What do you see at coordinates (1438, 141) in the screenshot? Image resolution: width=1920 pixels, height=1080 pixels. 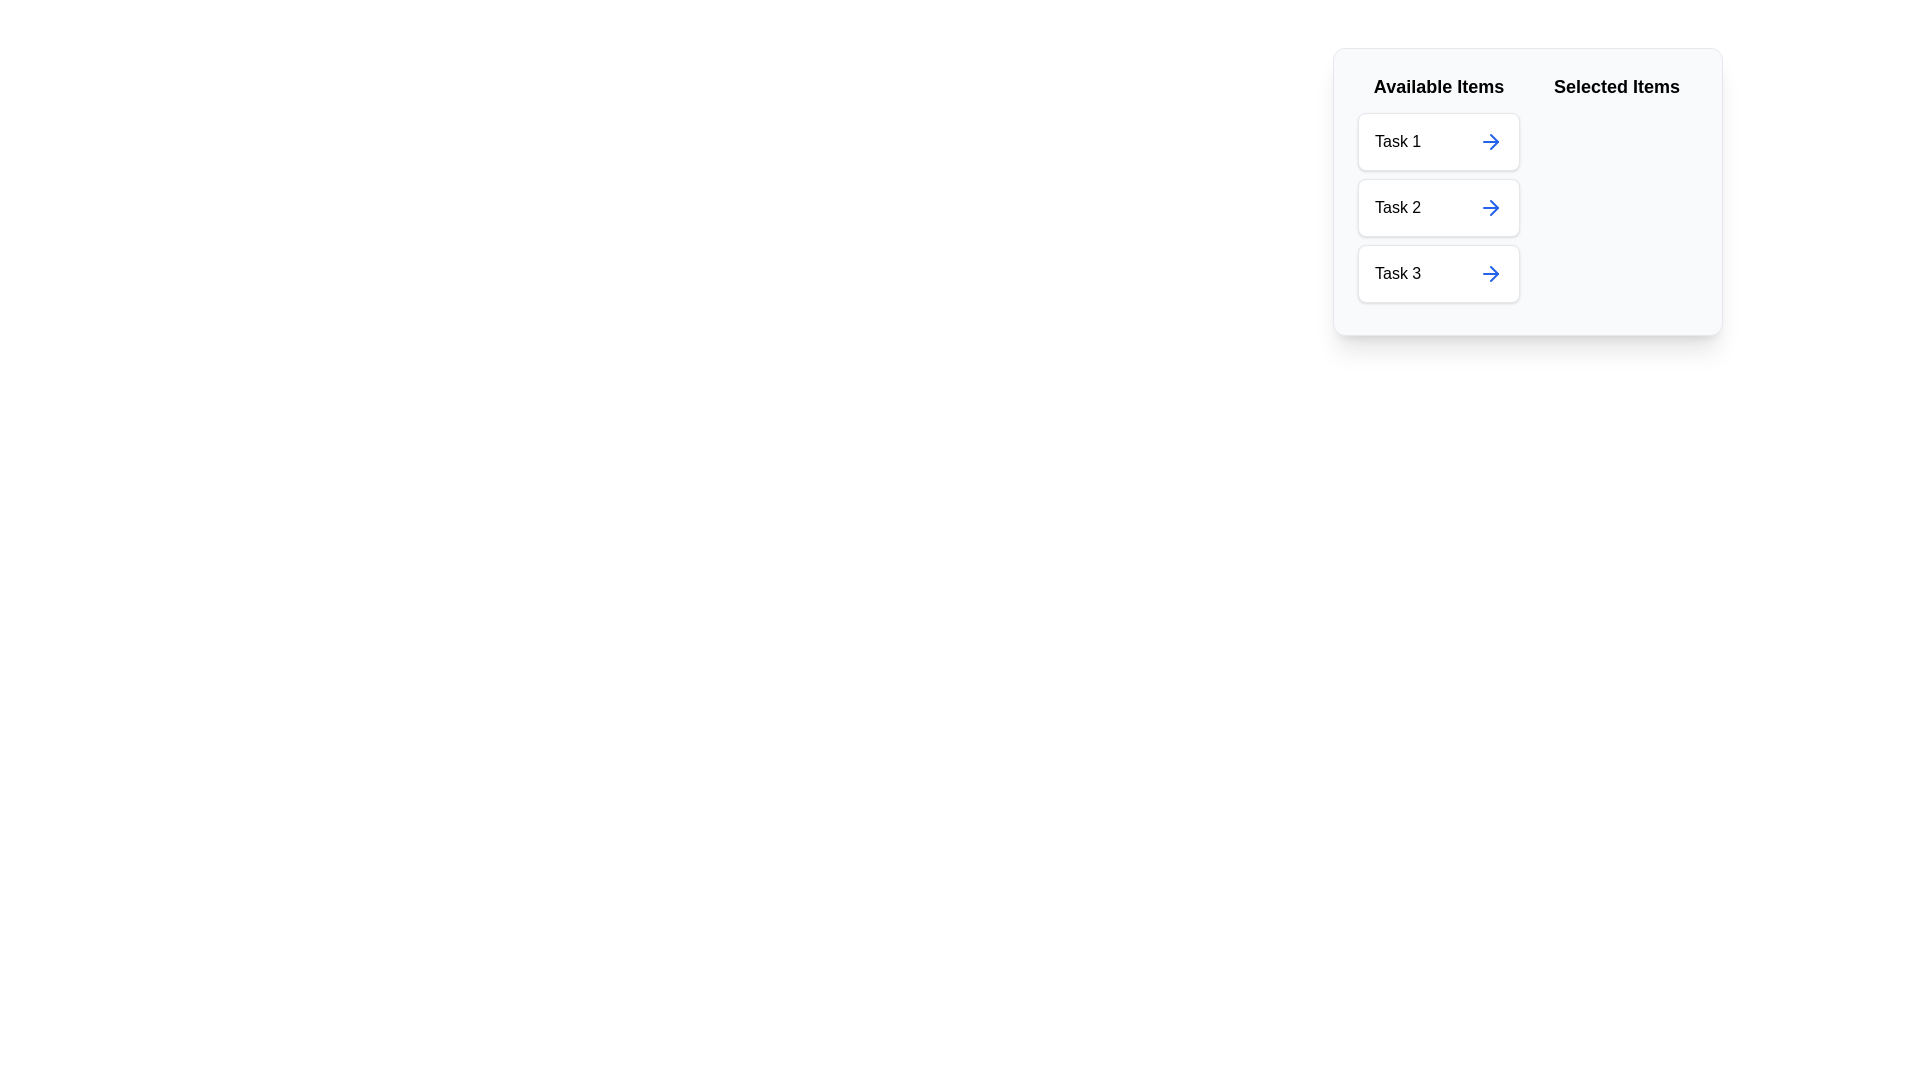 I see `the 'Task 1' button, which is the first item in the vertical list of task entries under the 'Available Items' section` at bounding box center [1438, 141].